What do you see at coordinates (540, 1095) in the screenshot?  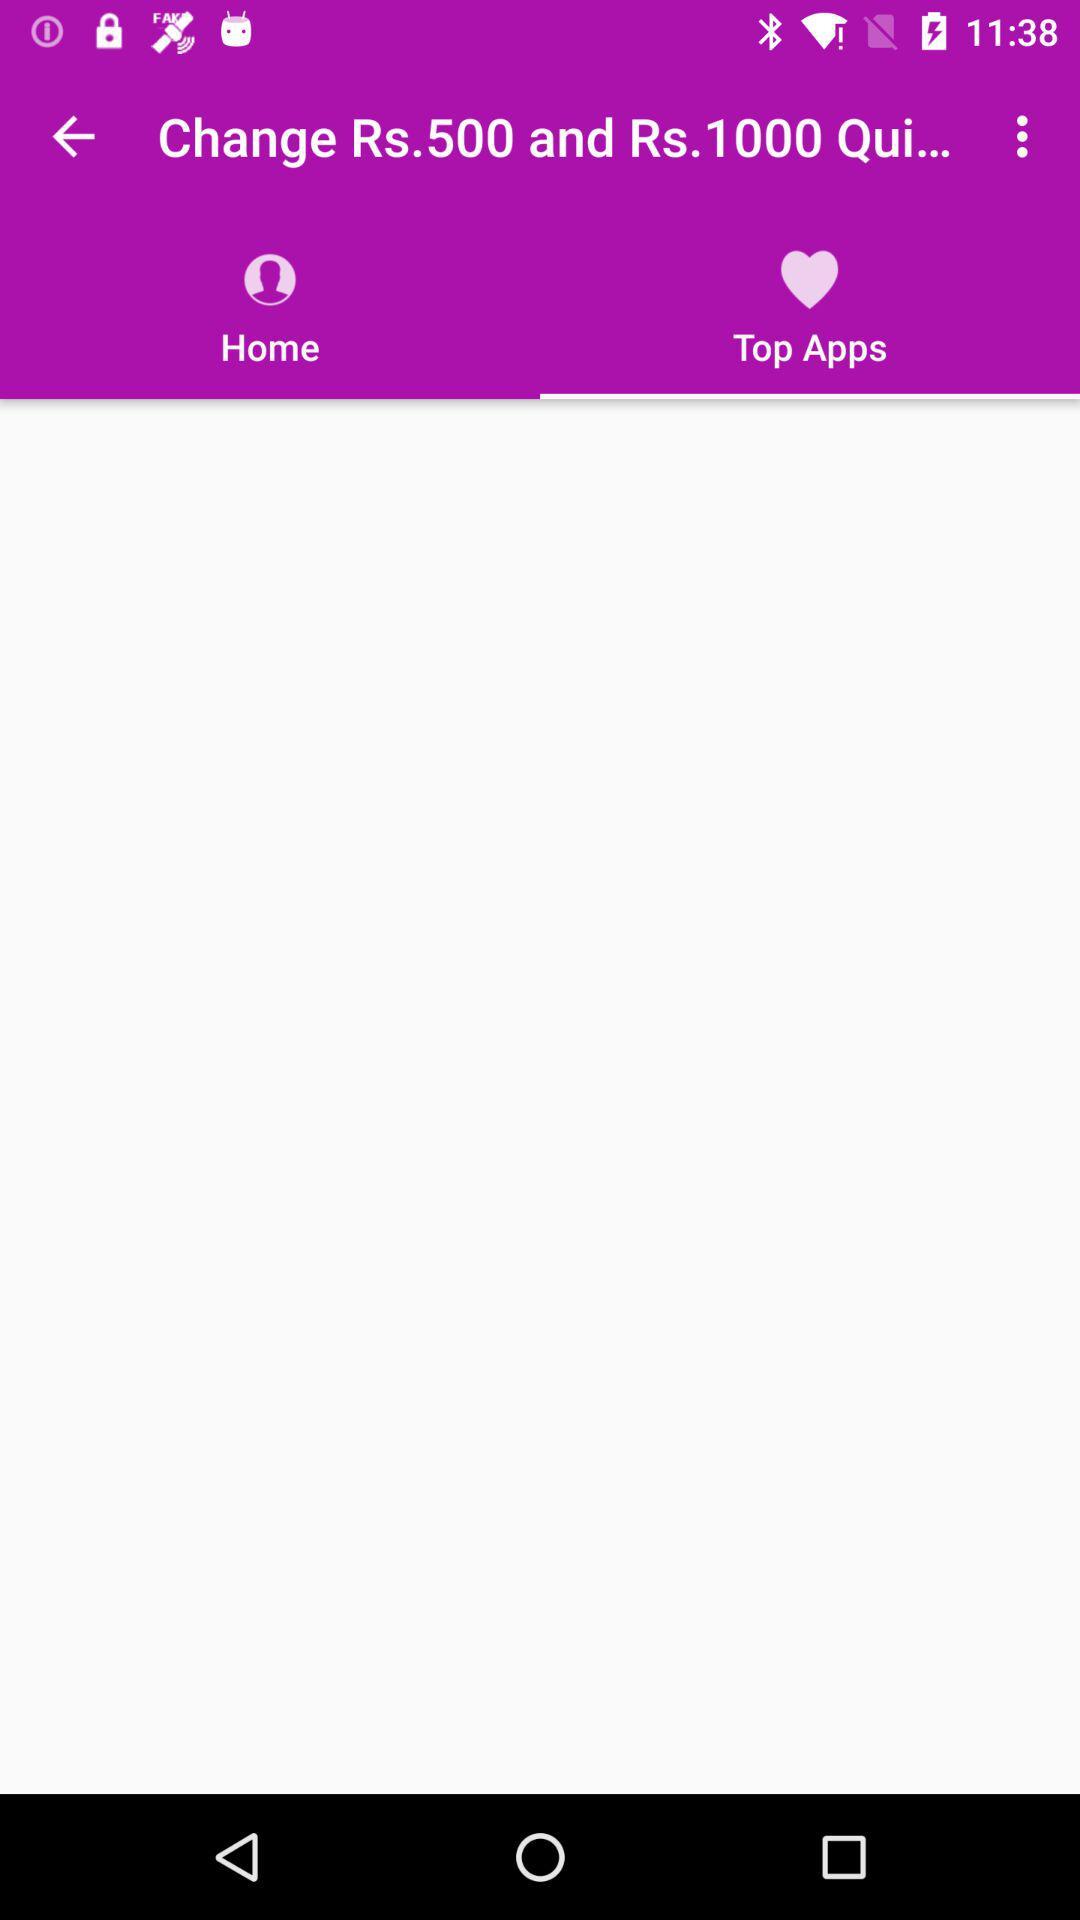 I see `the icon at the center` at bounding box center [540, 1095].